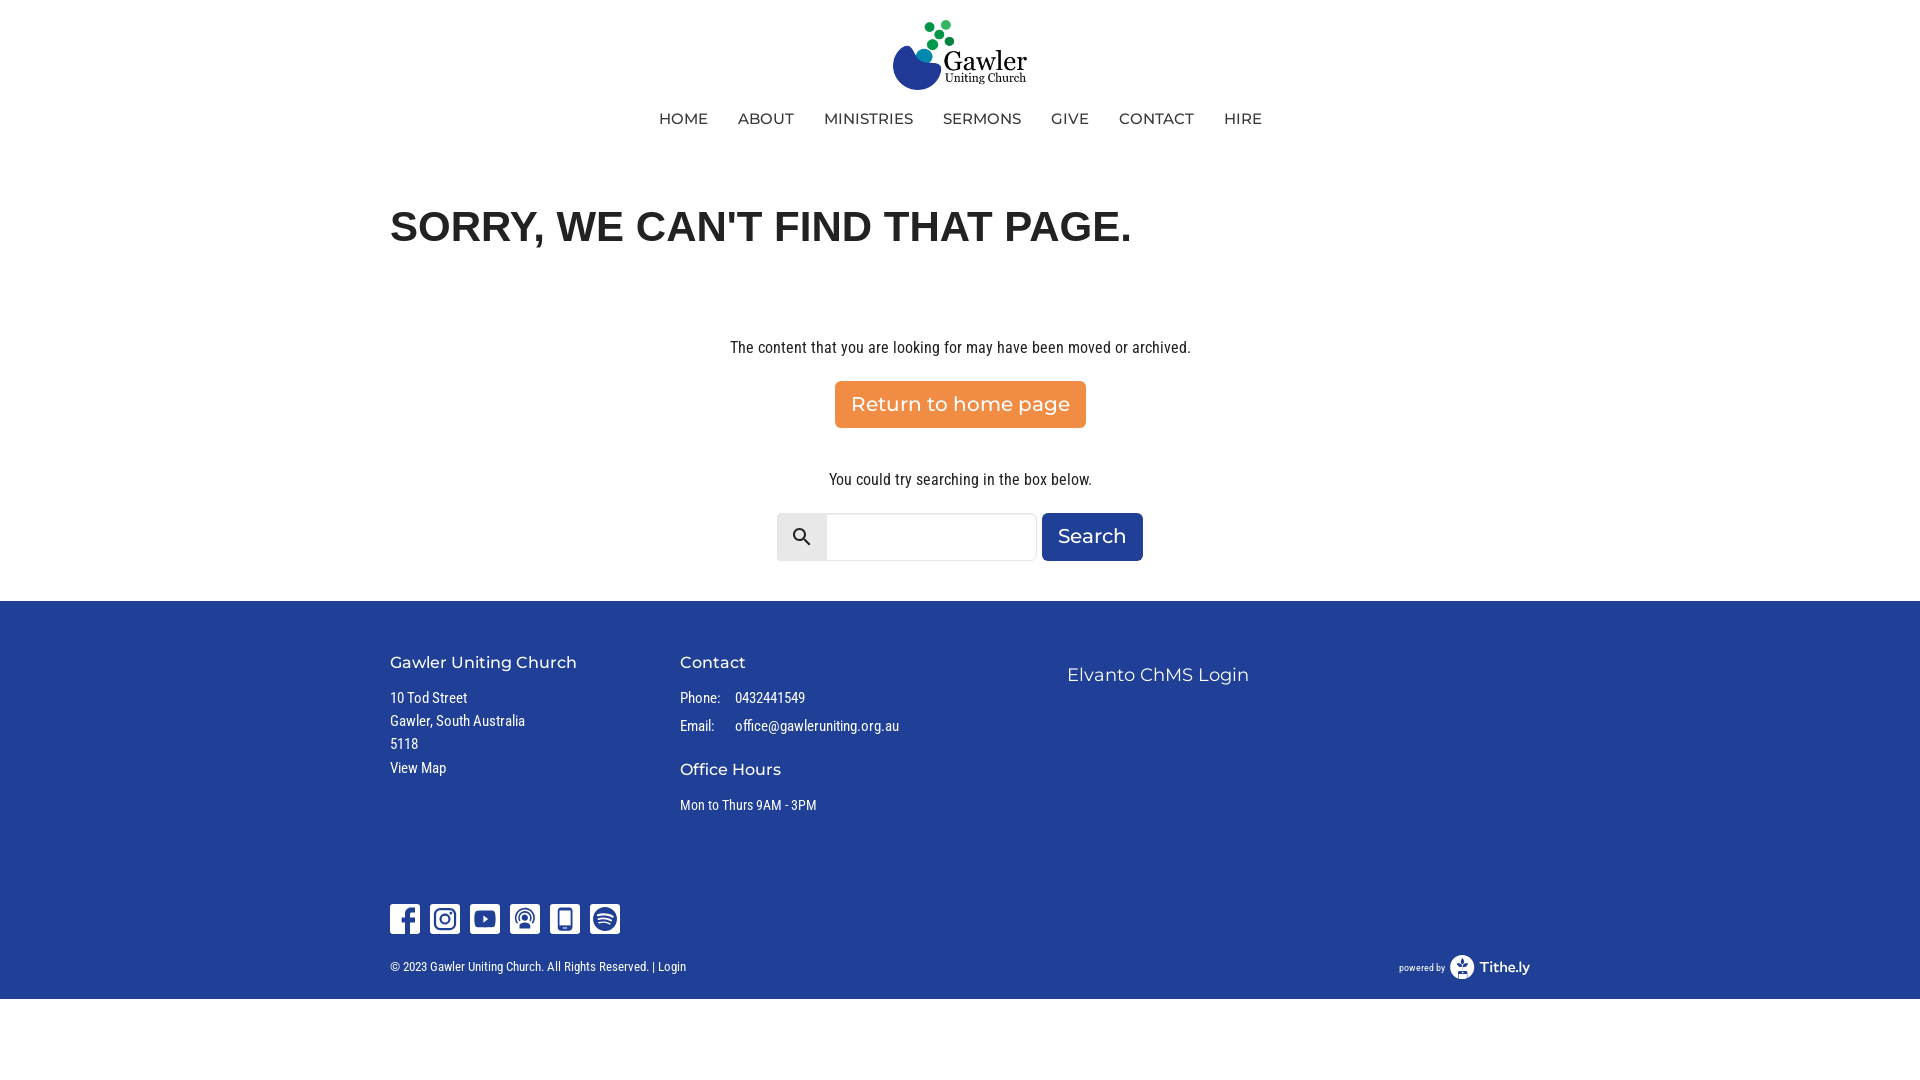 The width and height of the screenshot is (1920, 1080). I want to click on 'View Map', so click(416, 766).